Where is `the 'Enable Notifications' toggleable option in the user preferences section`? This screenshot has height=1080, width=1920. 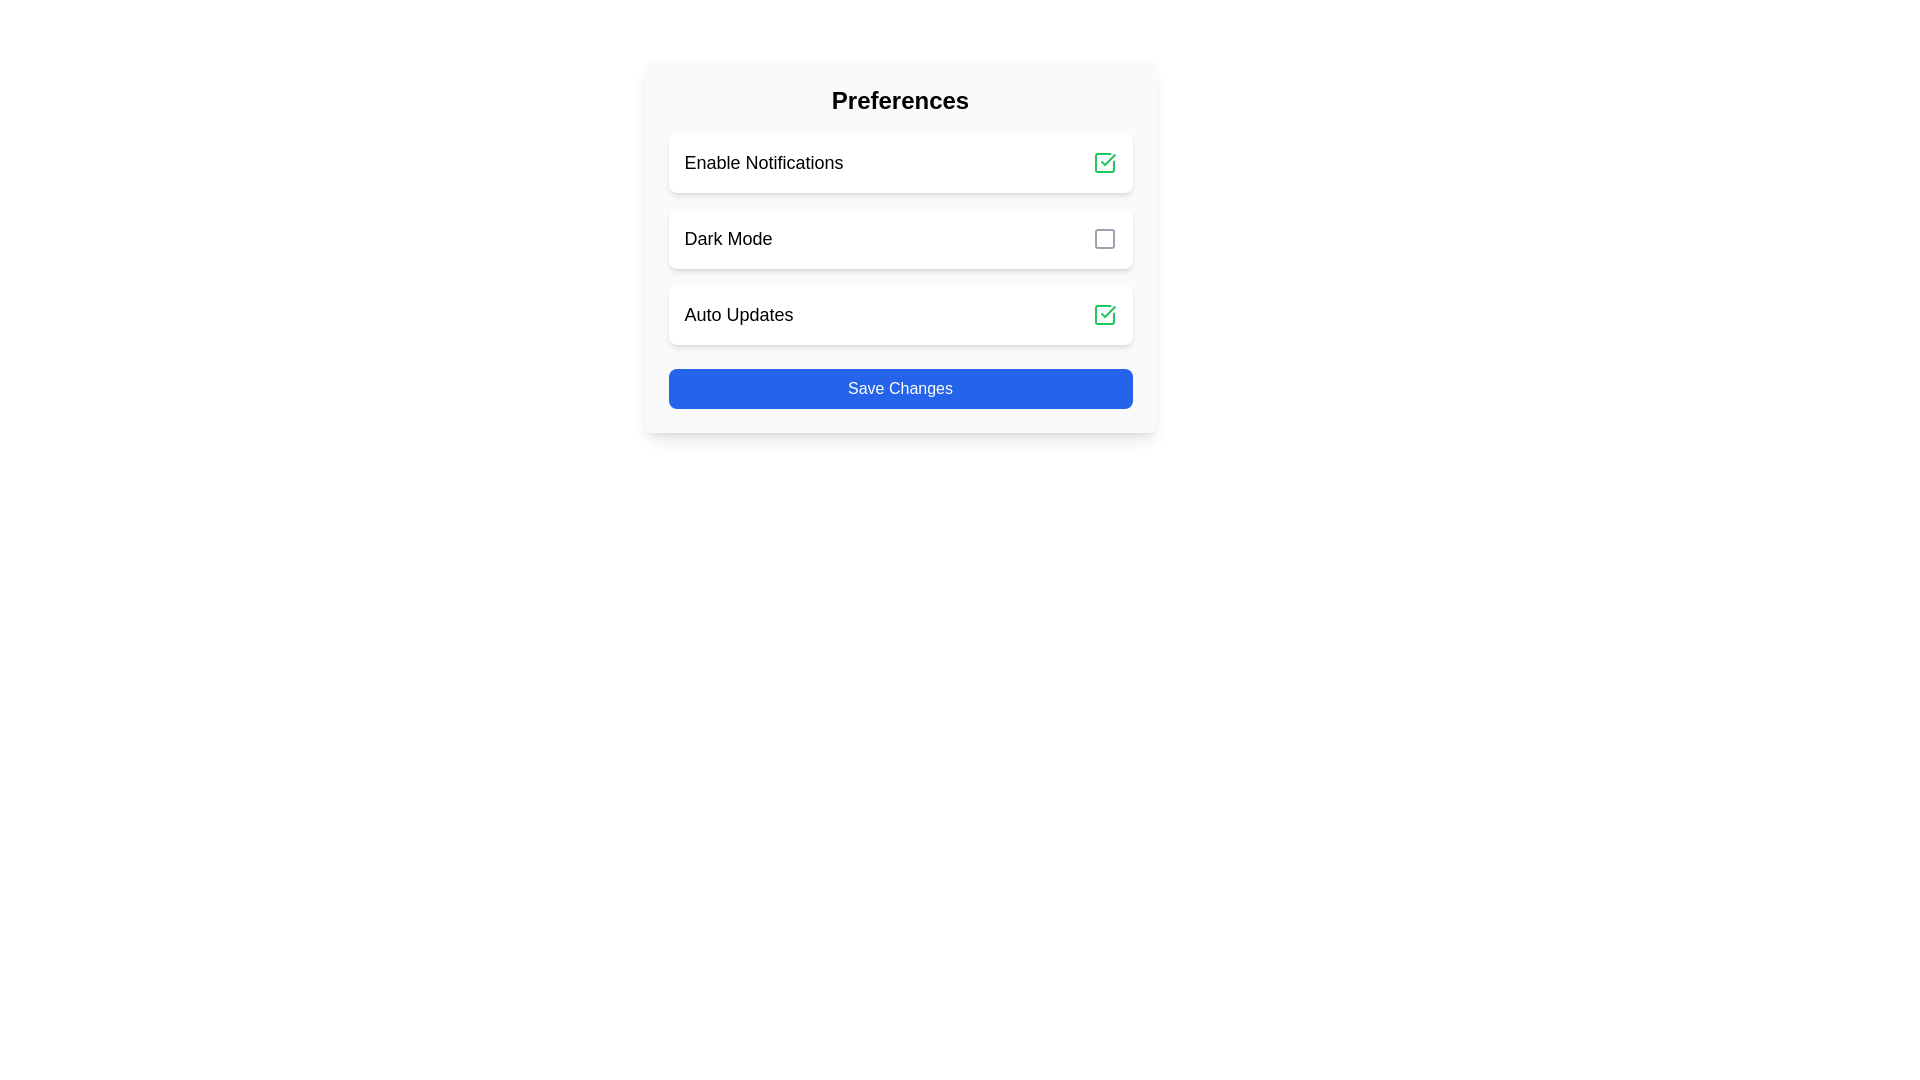
the 'Enable Notifications' toggleable option in the user preferences section is located at coordinates (899, 161).